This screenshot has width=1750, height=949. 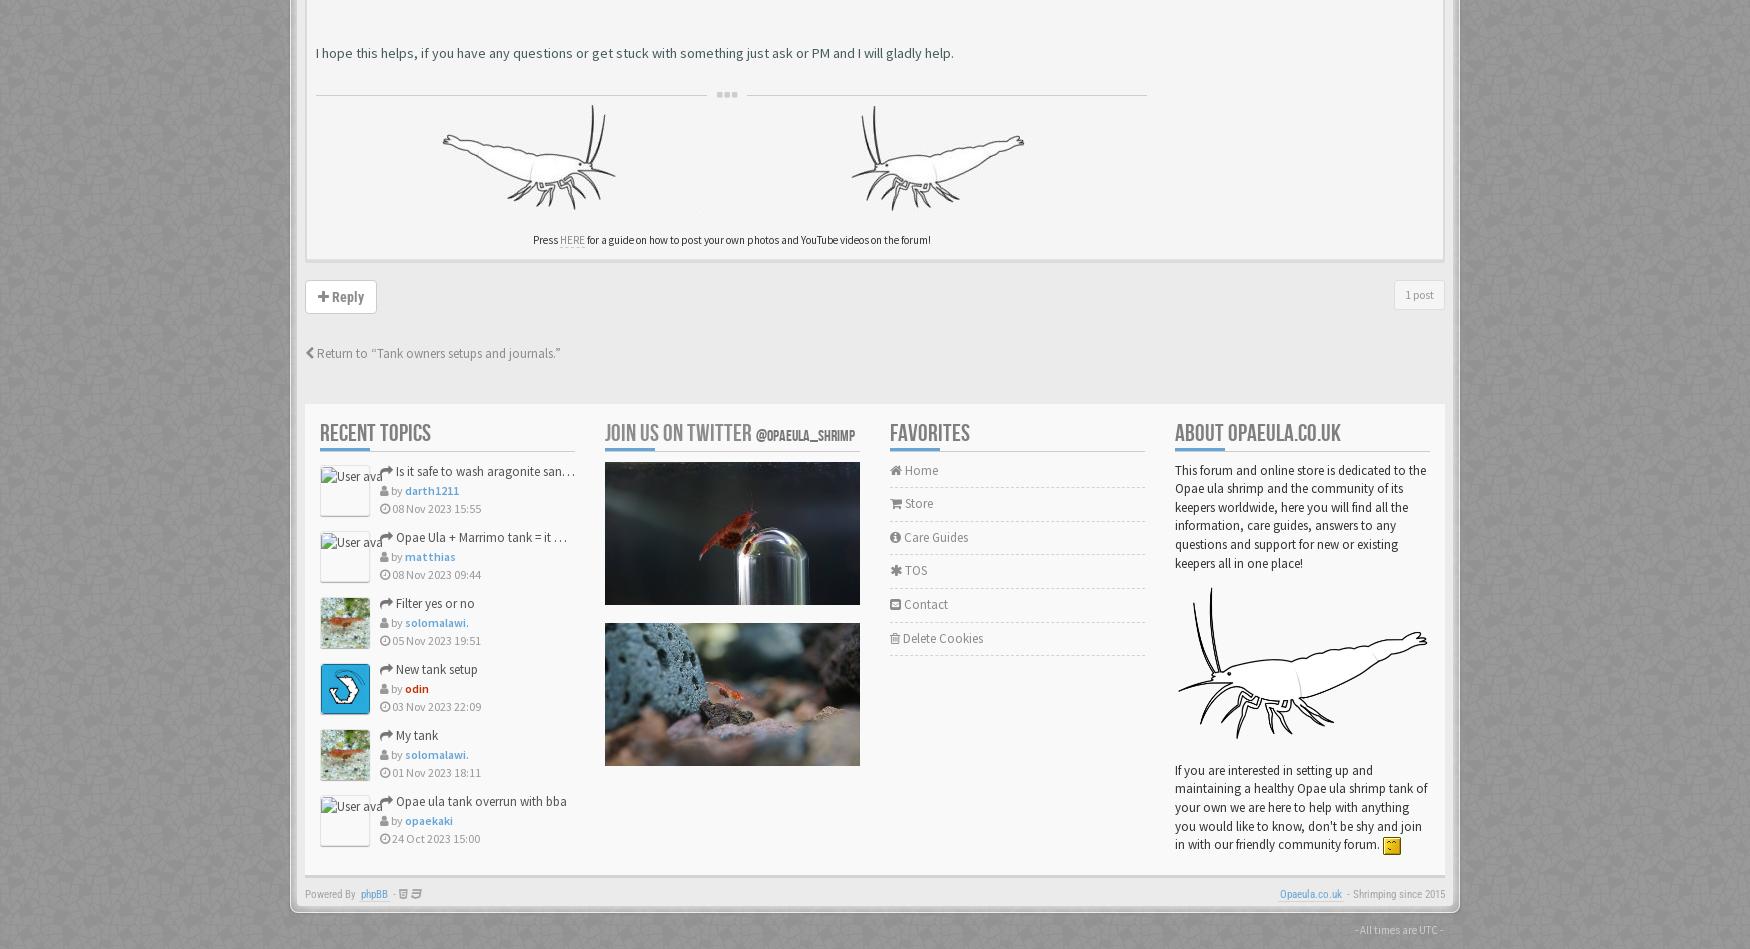 I want to click on 'Is it safe to wash aragonite sand, and lava rock under tap w...', so click(x=392, y=470).